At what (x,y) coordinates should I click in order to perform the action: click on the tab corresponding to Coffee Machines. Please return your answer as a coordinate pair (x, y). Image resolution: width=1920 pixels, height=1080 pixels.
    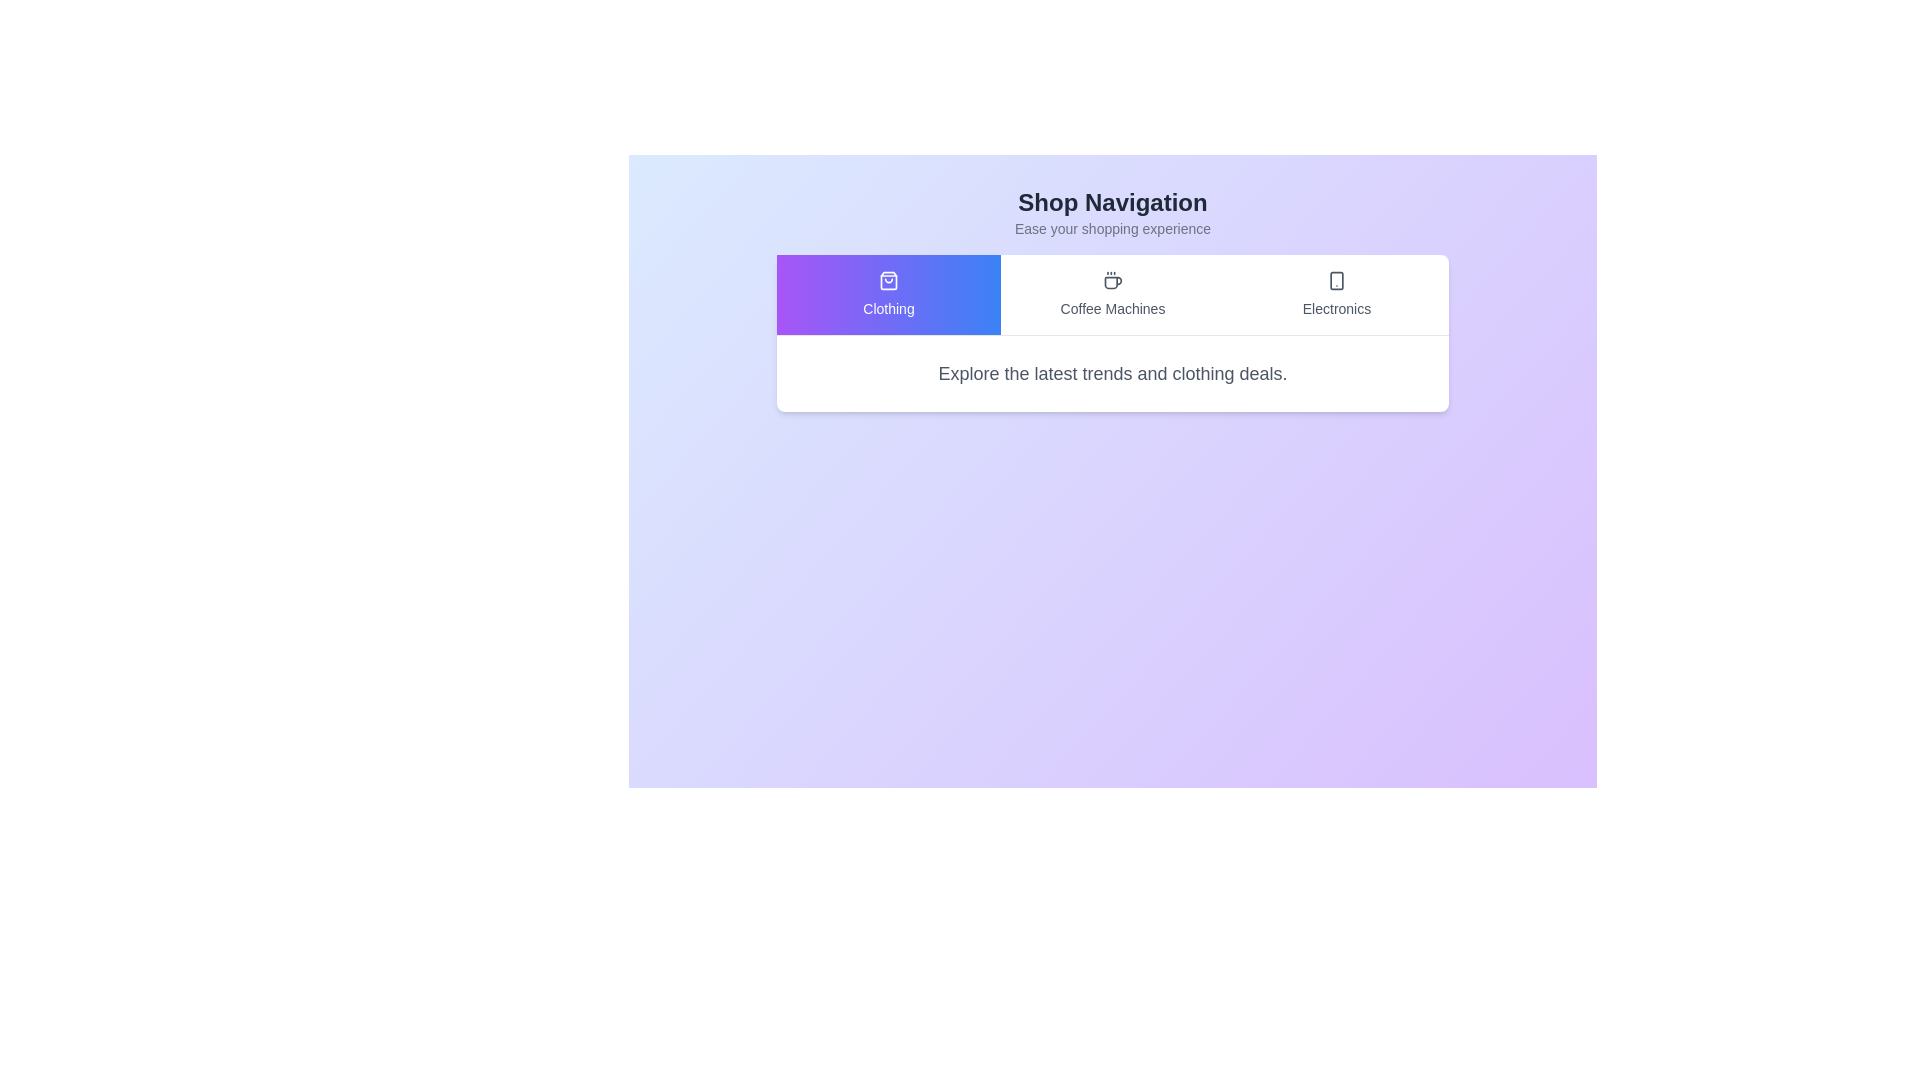
    Looking at the image, I should click on (1112, 294).